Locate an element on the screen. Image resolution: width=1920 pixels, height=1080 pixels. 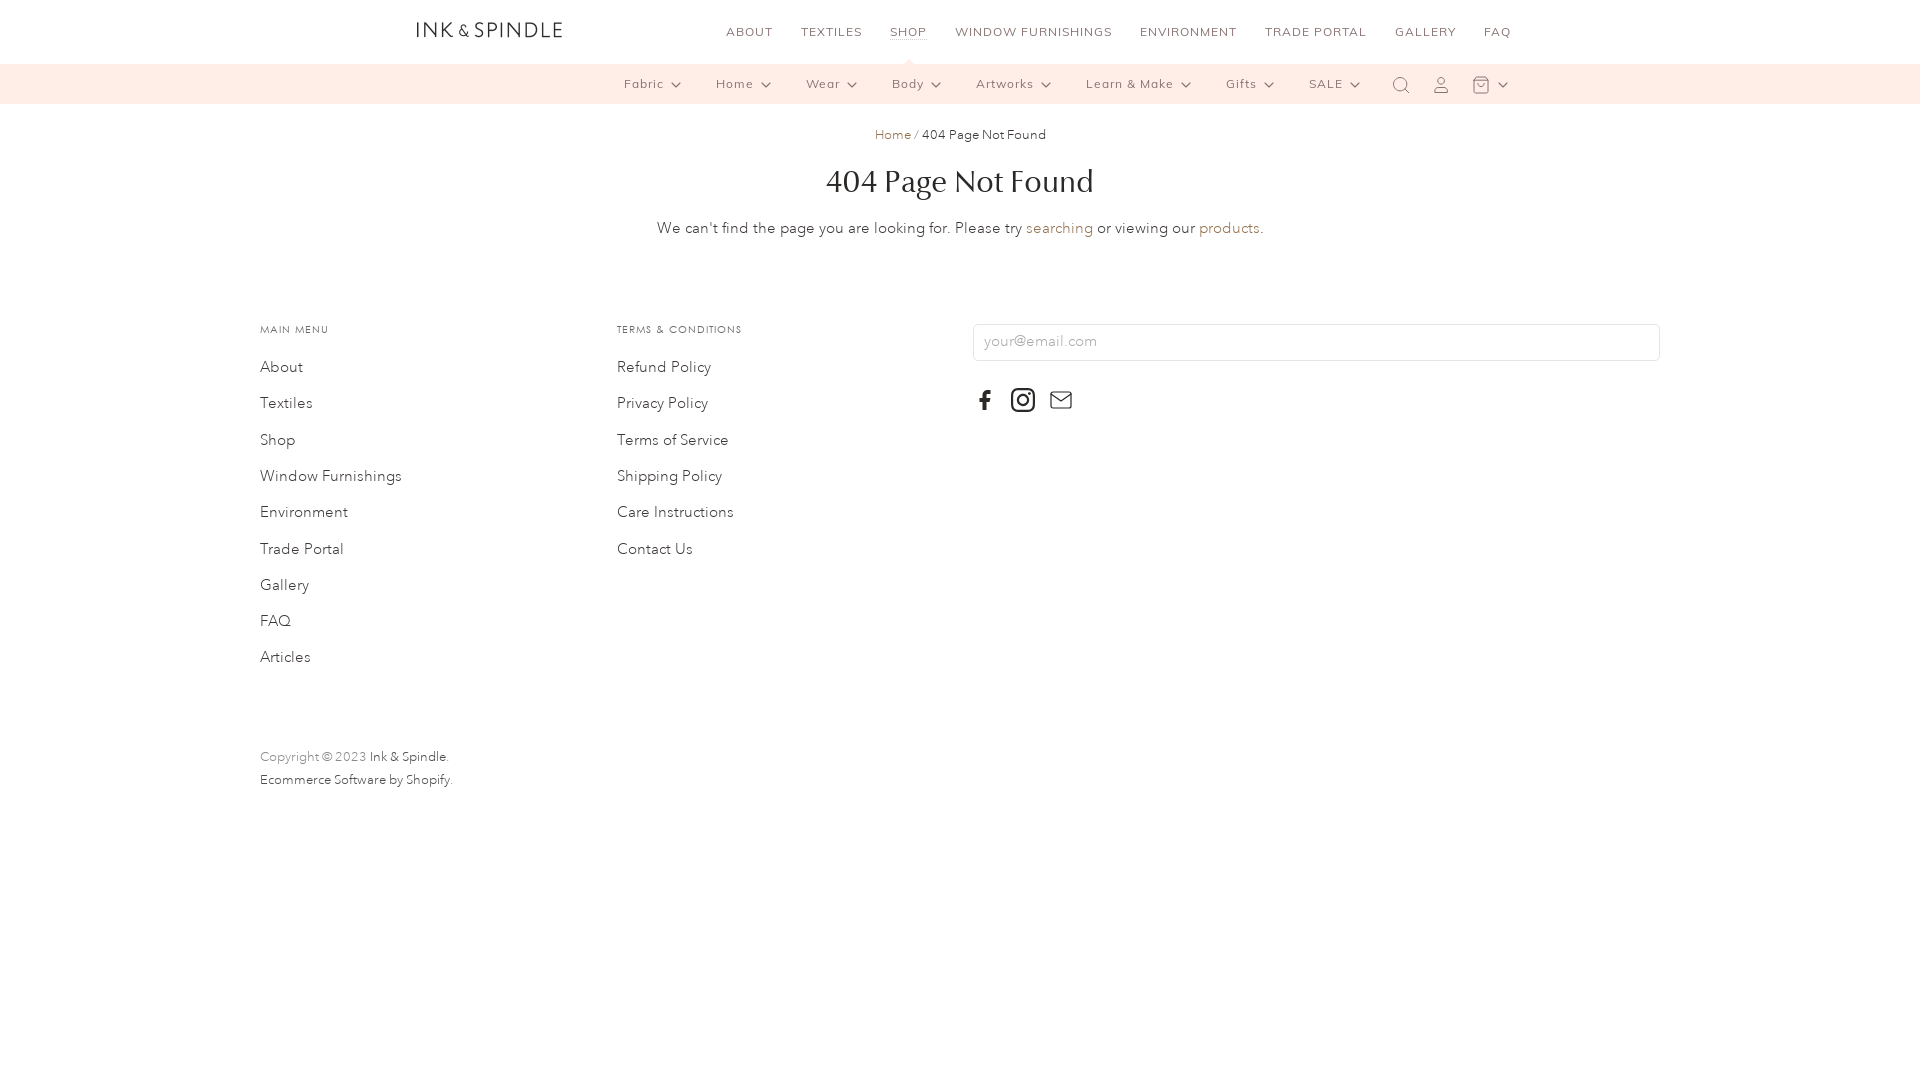
'Terms of Service' is located at coordinates (672, 439).